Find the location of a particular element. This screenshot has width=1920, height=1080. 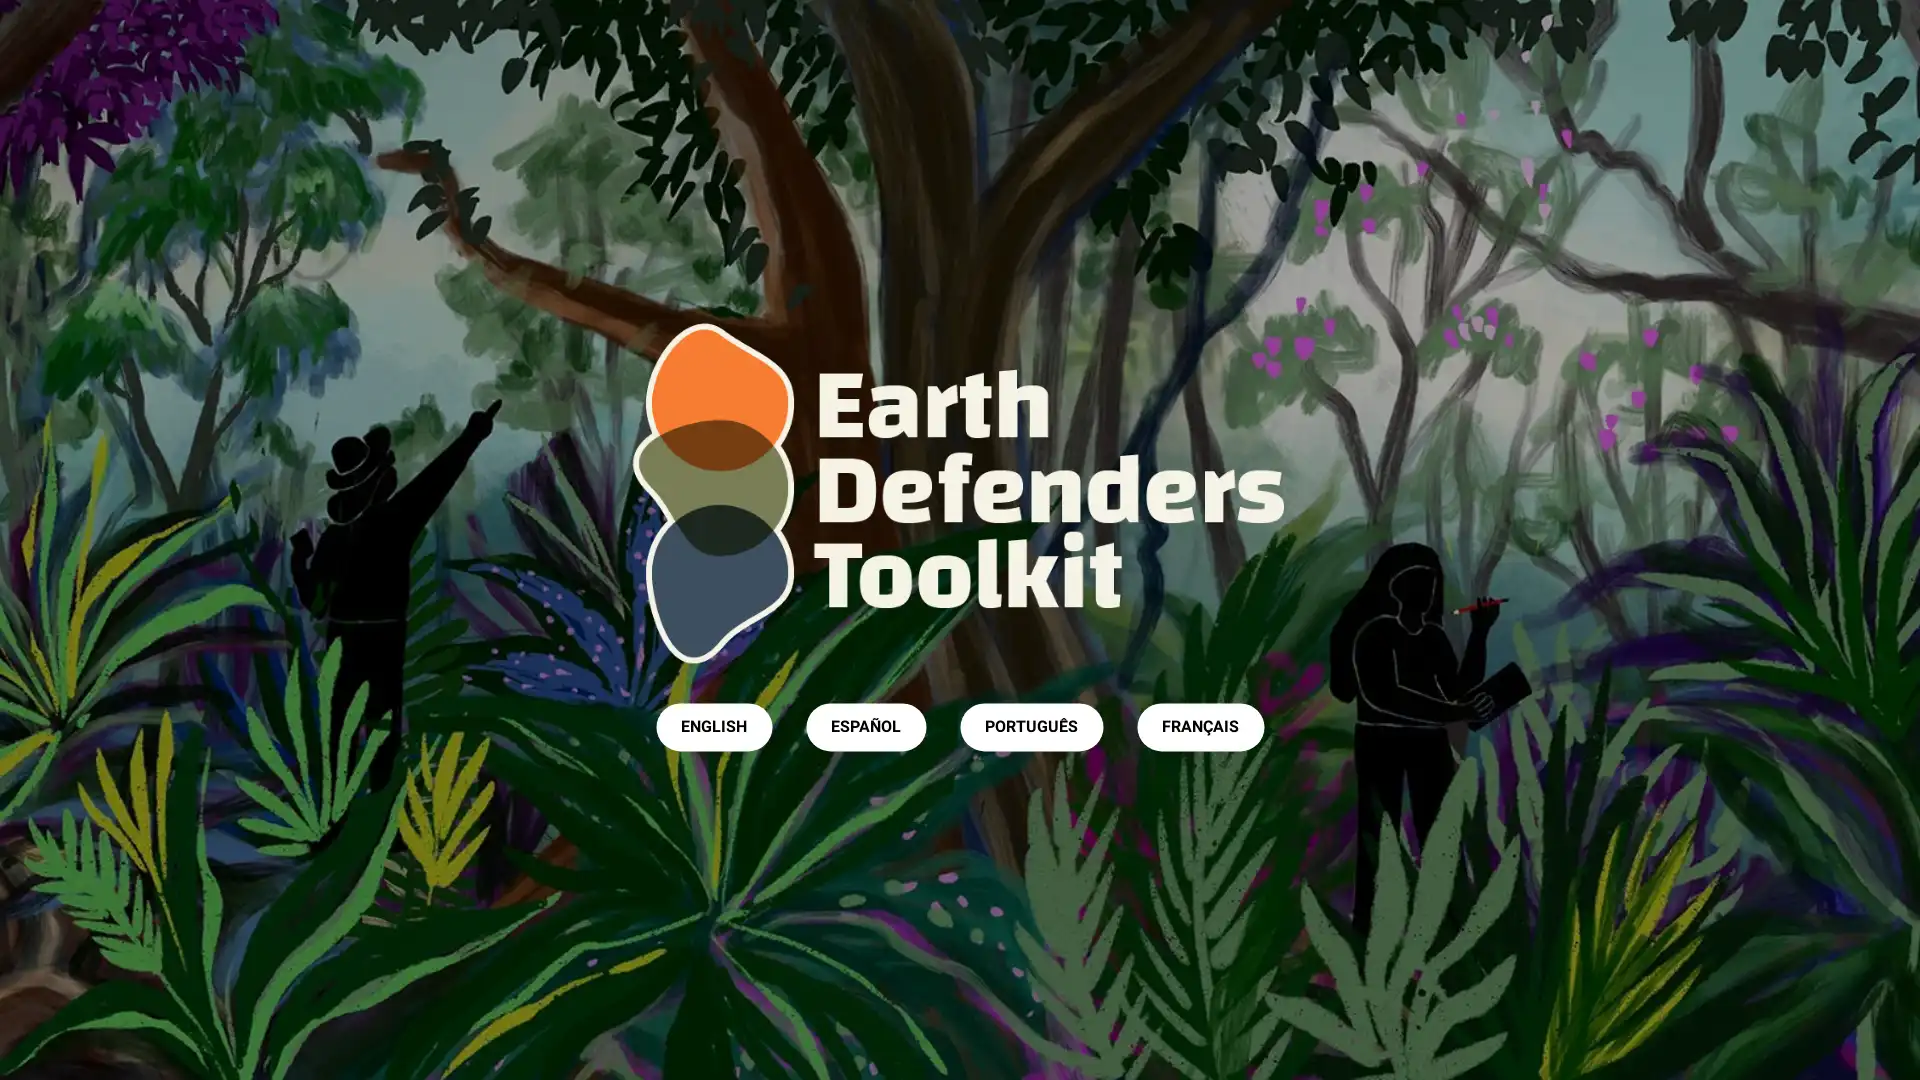

ENGLISH is located at coordinates (714, 726).